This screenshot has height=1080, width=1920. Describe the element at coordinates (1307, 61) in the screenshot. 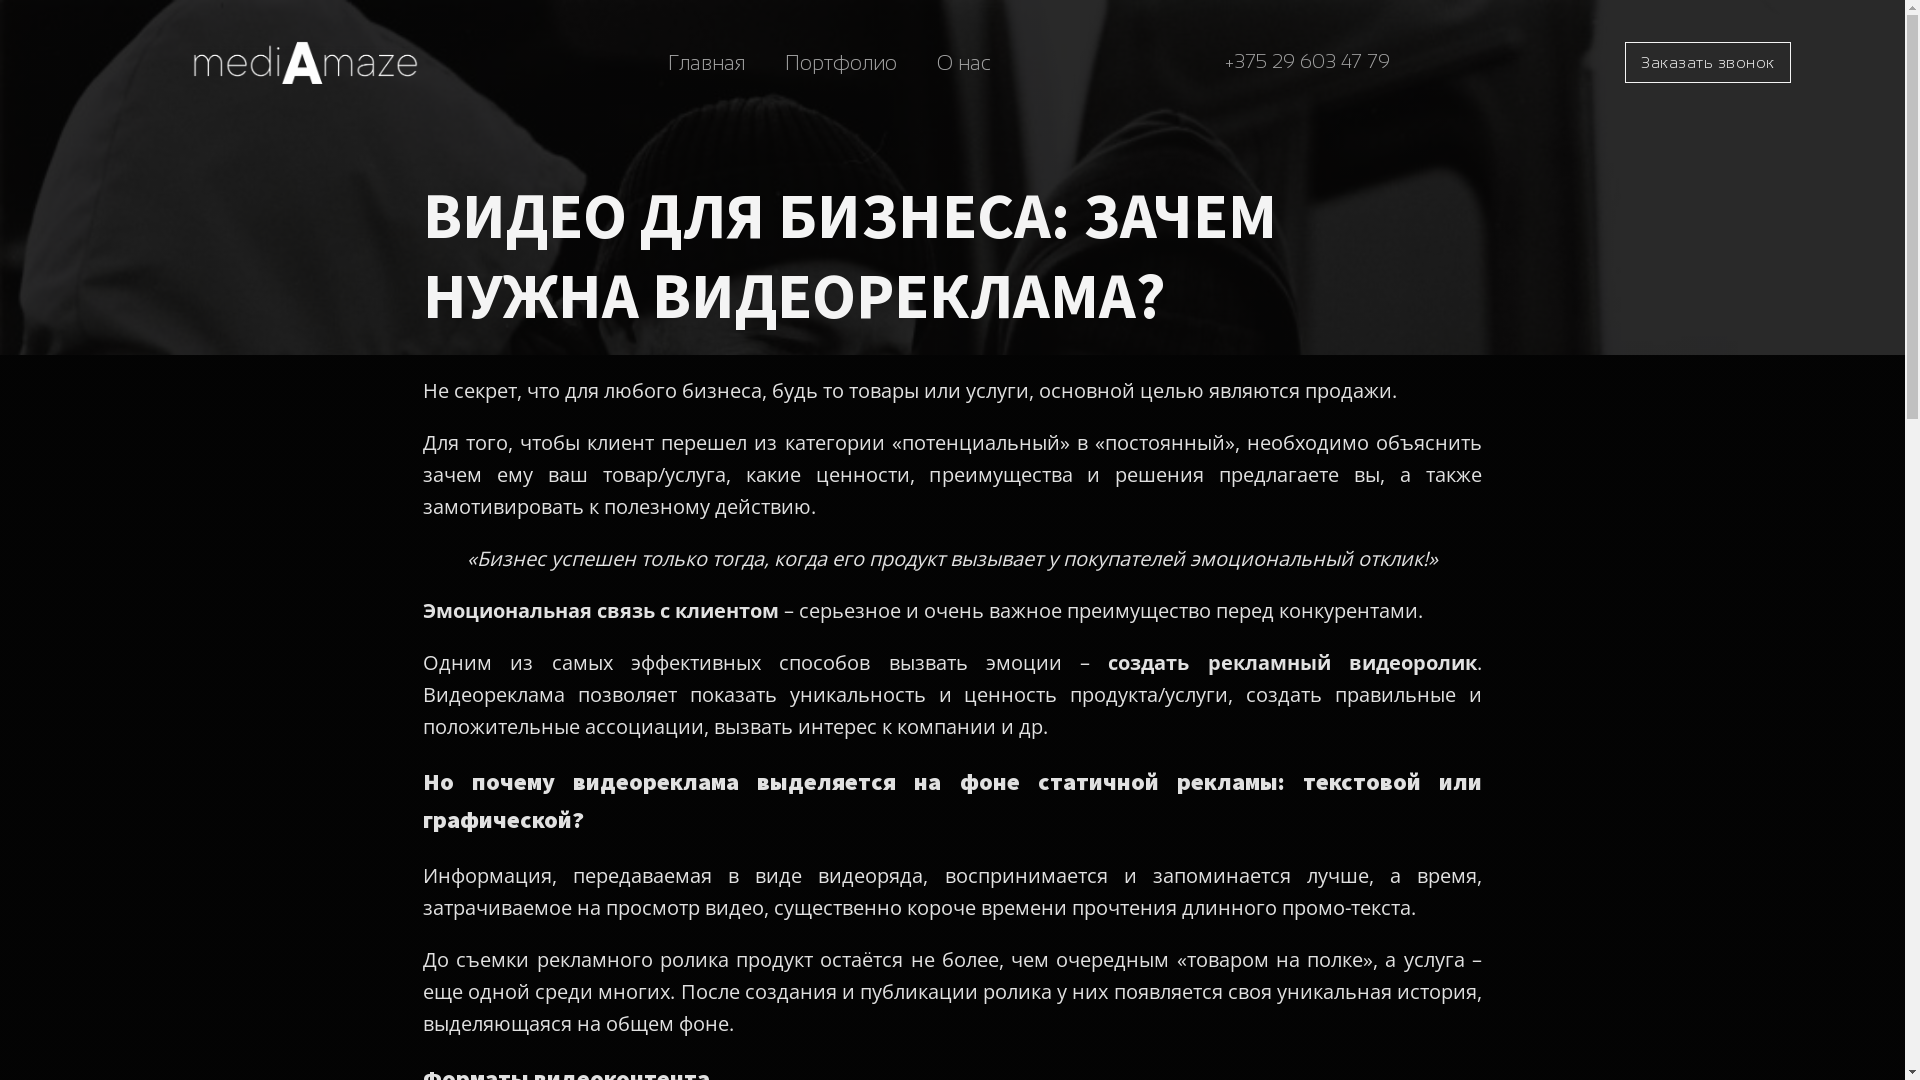

I see `'+375 29 603 47 79'` at that location.